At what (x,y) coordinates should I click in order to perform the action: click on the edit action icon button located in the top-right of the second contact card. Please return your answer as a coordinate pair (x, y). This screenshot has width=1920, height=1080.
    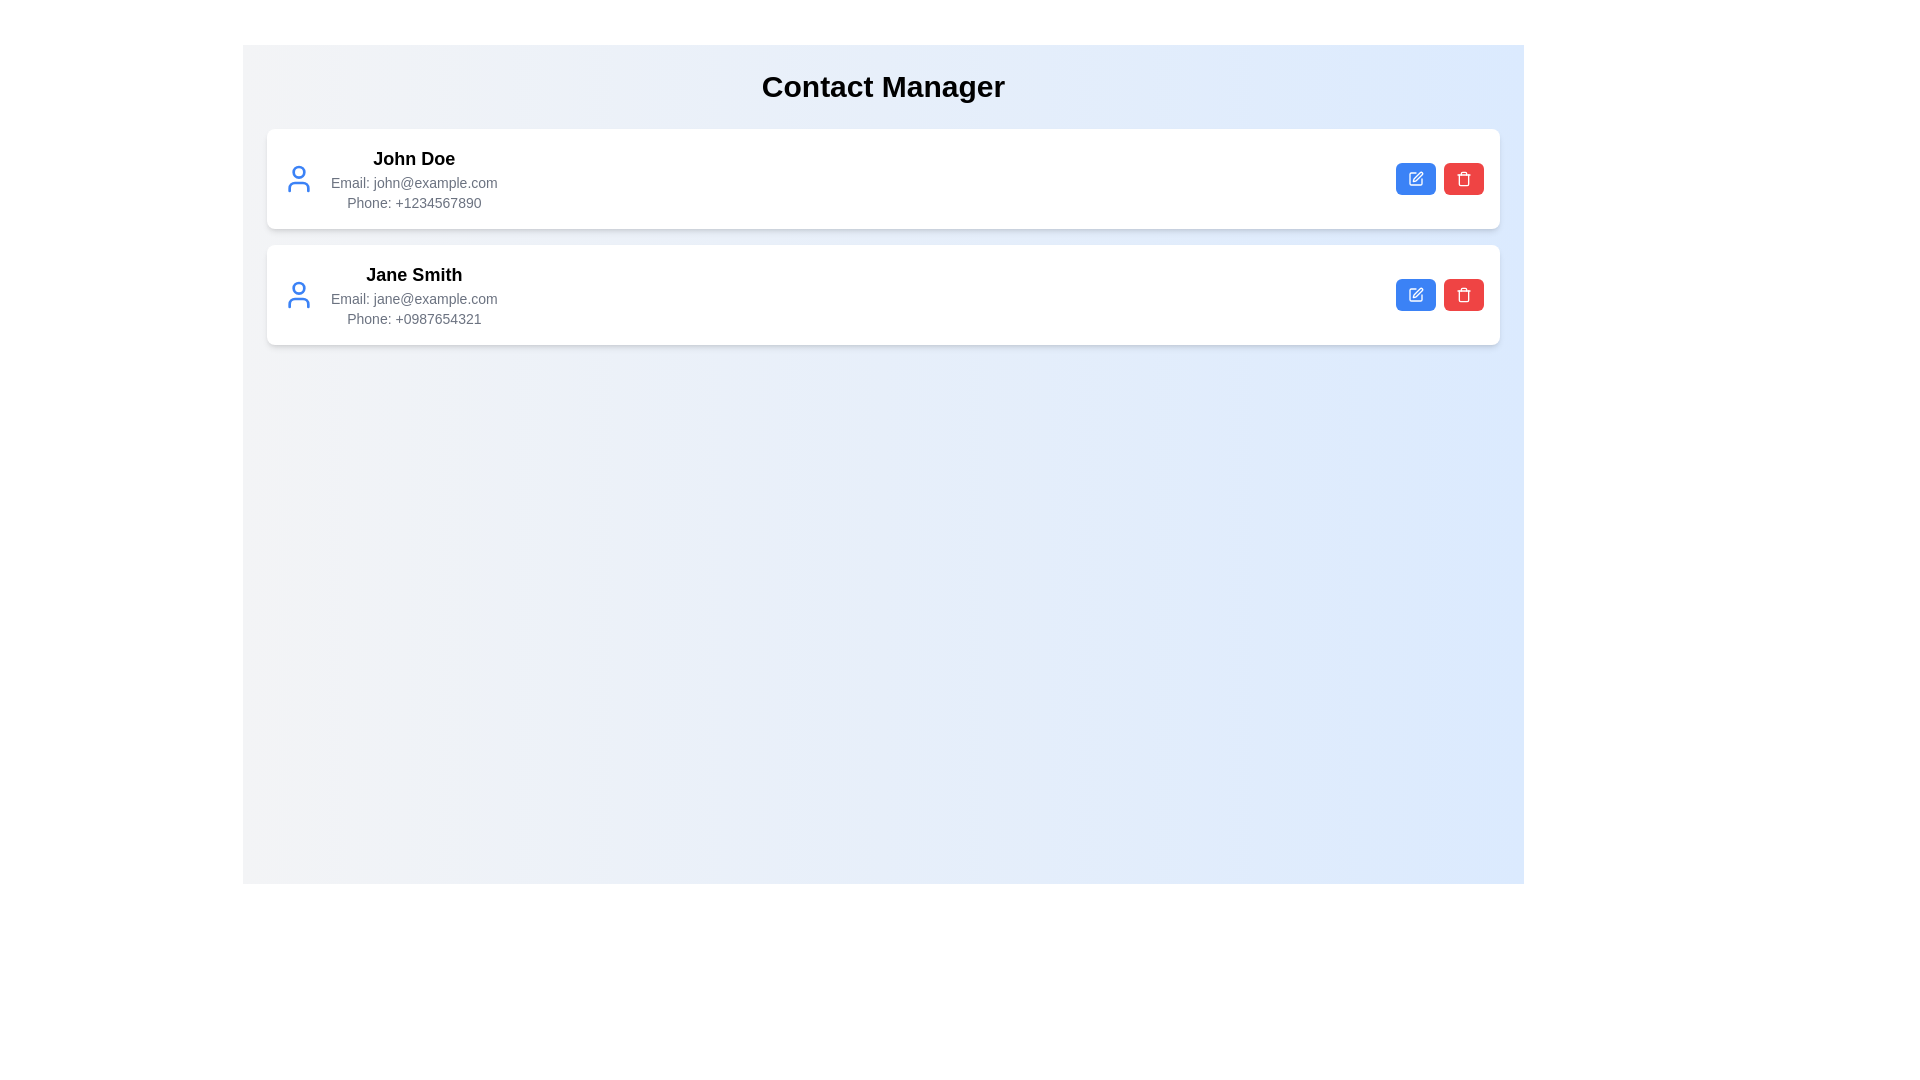
    Looking at the image, I should click on (1415, 294).